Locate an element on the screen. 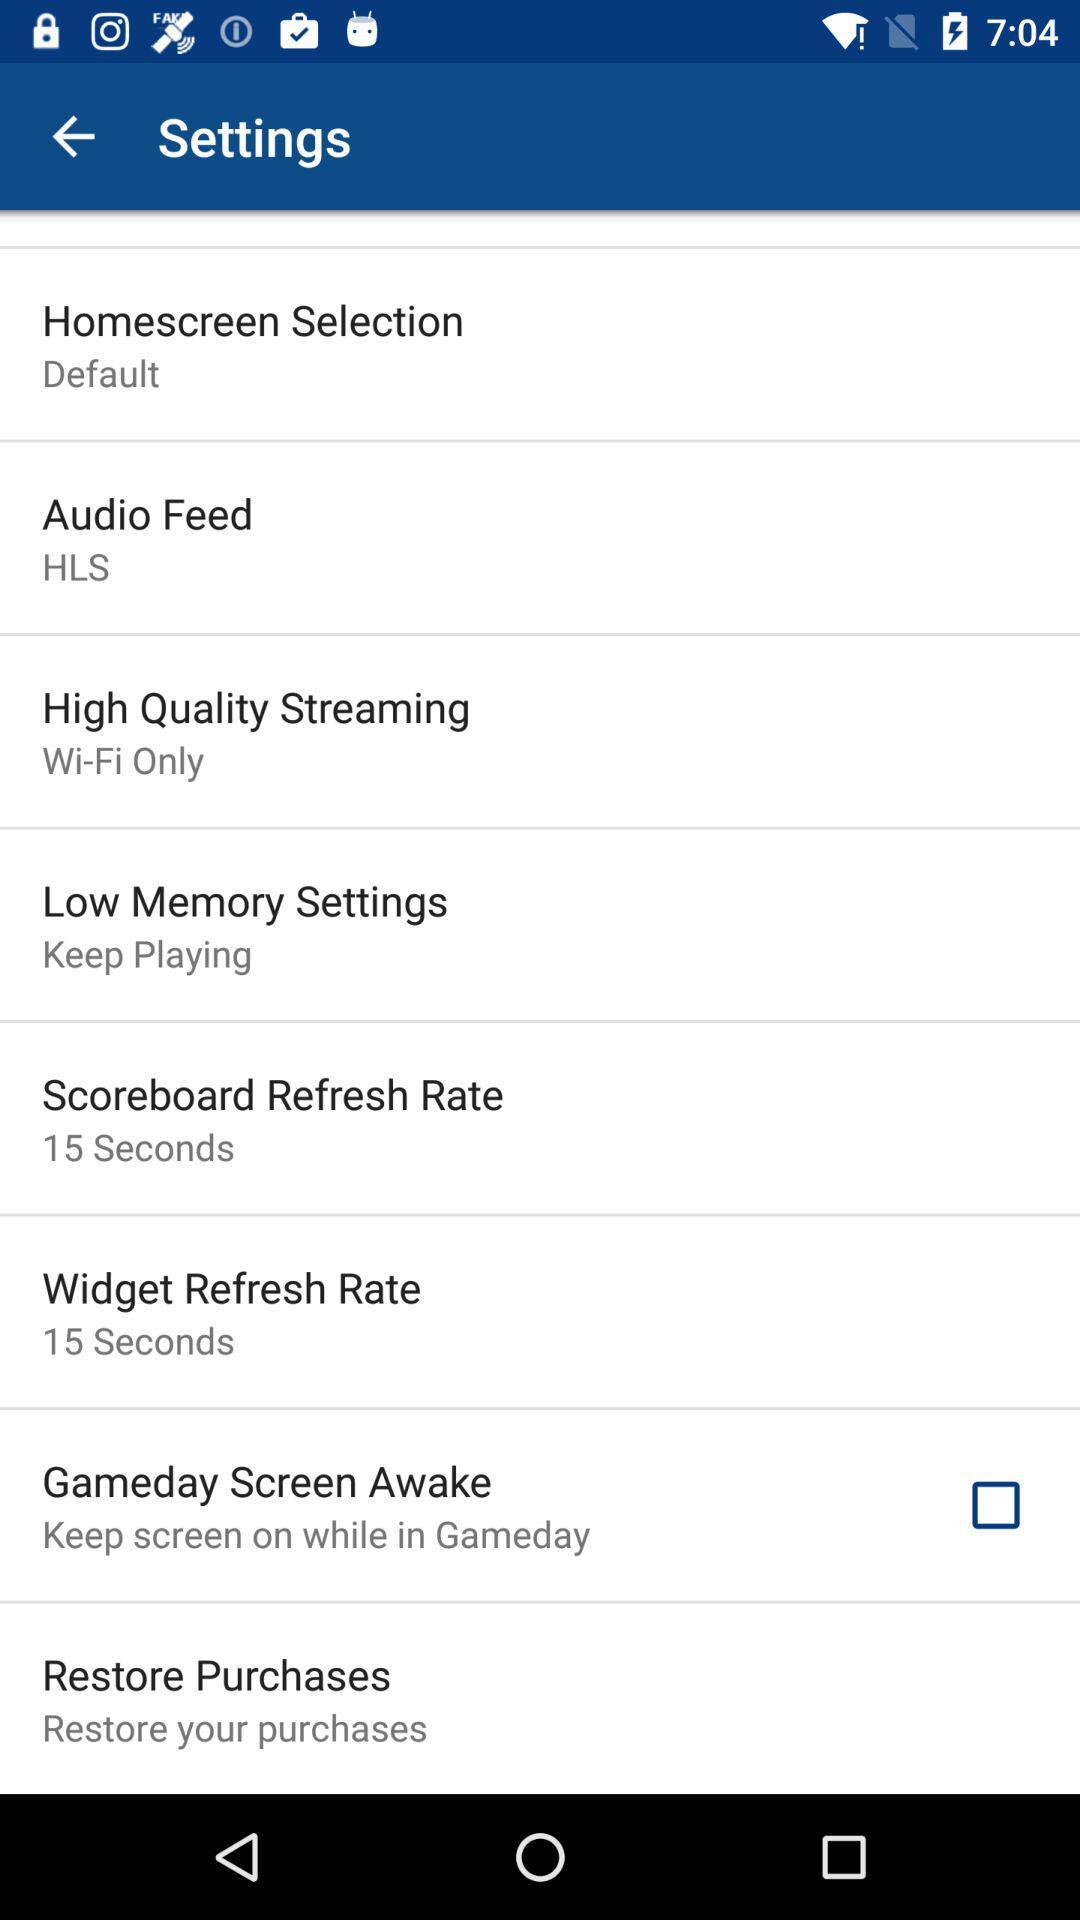  homescreen selection icon is located at coordinates (252, 318).